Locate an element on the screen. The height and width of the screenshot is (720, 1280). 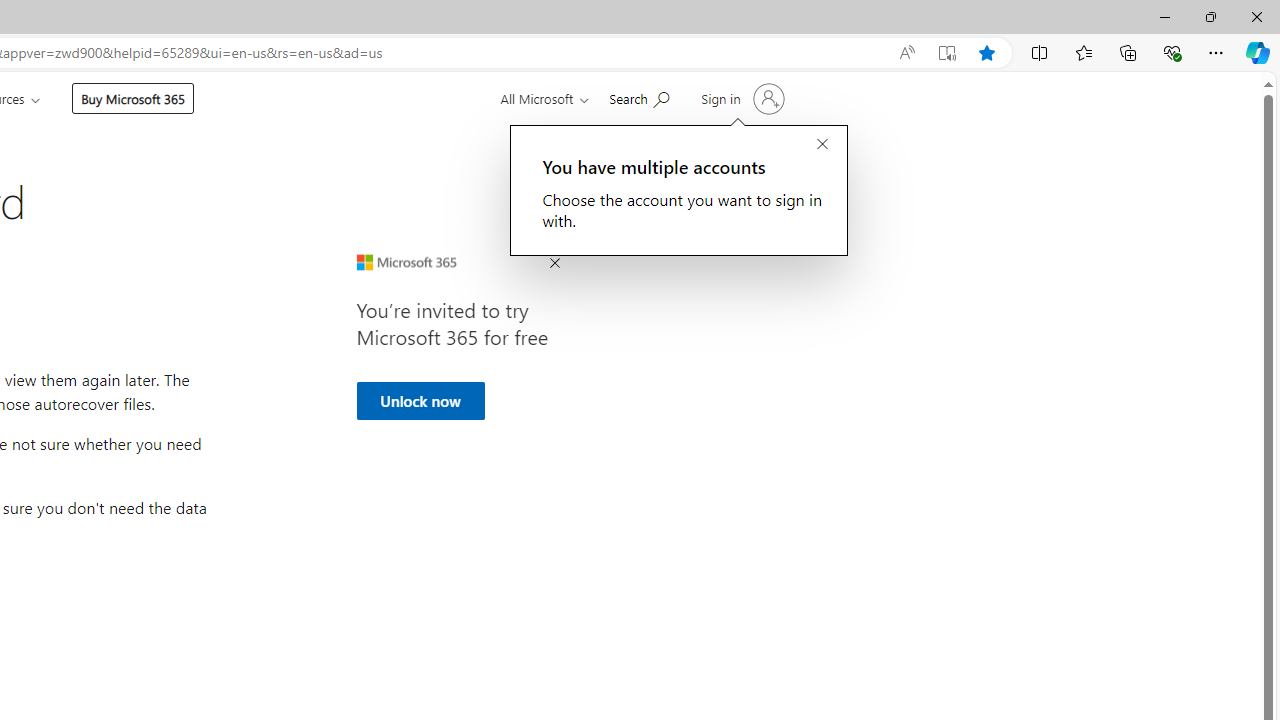
'Restore' is located at coordinates (1209, 16).